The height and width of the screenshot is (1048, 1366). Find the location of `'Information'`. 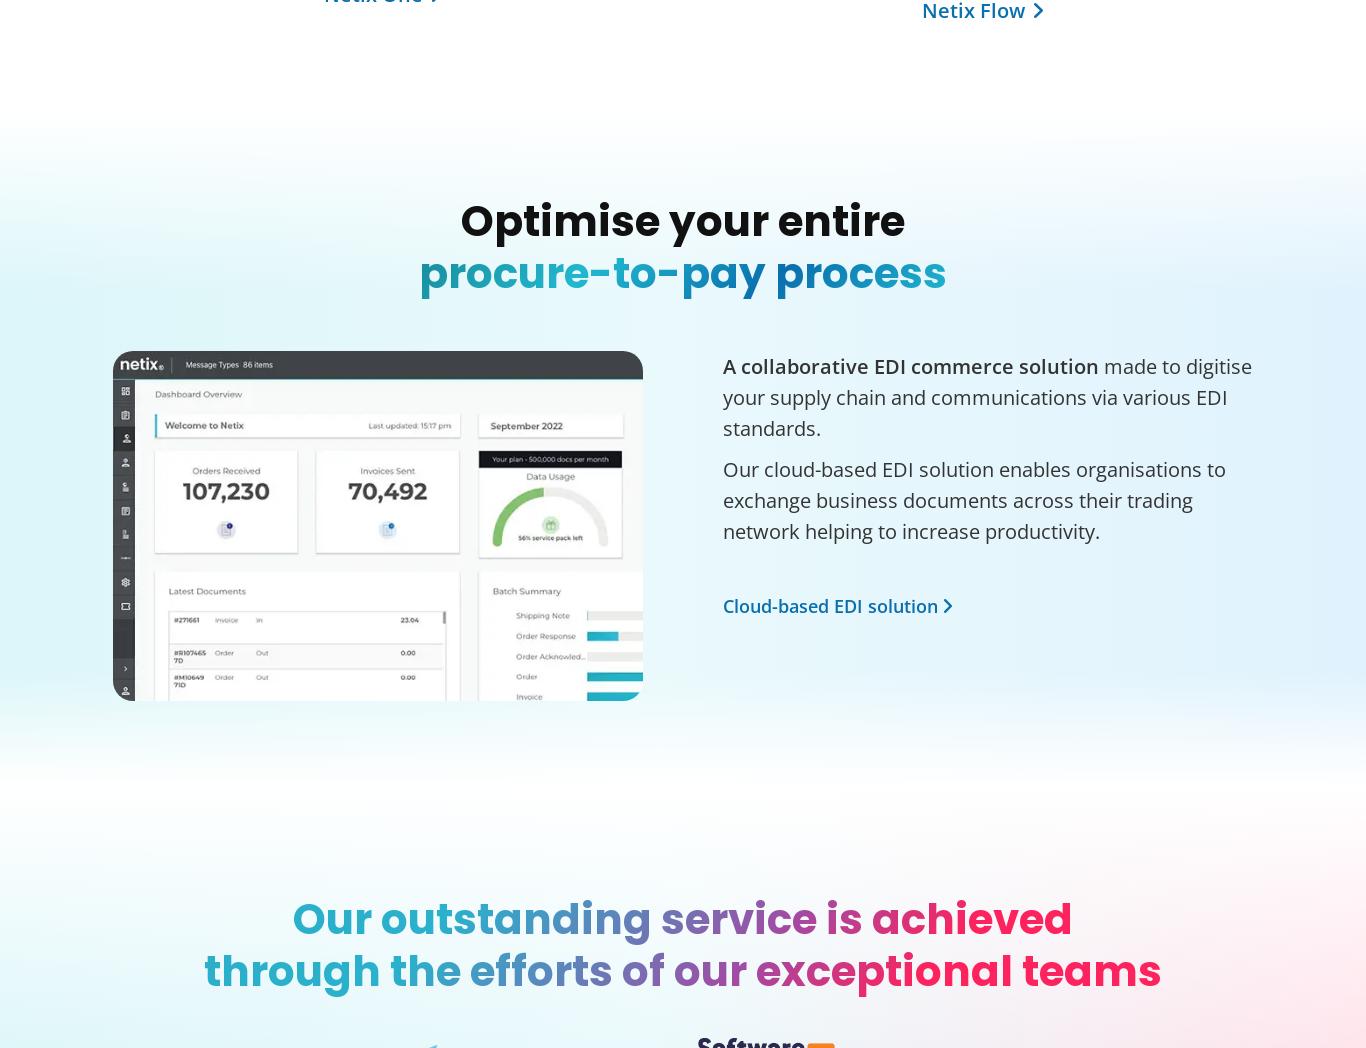

'Information' is located at coordinates (1058, 232).